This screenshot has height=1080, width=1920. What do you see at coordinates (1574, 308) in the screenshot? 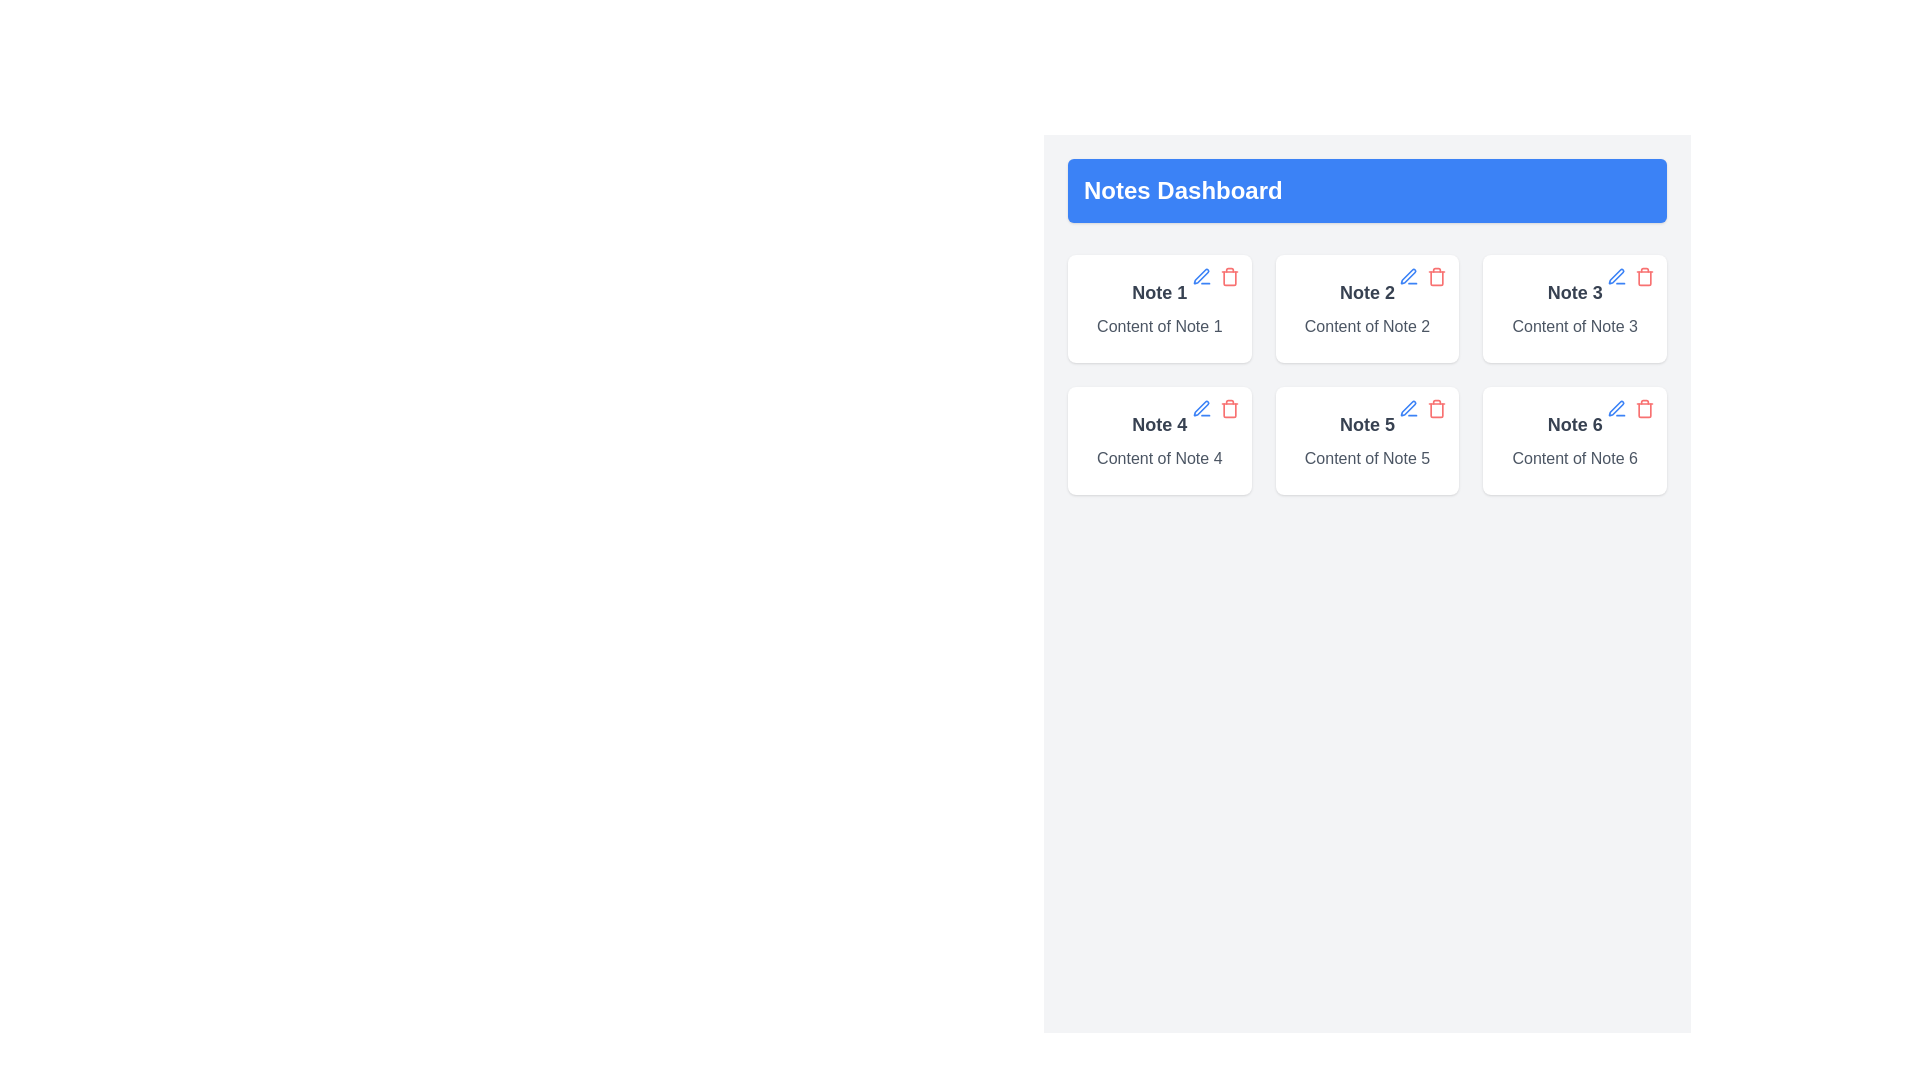
I see `the third Card or Note Widget in the first row of the grid` at bounding box center [1574, 308].